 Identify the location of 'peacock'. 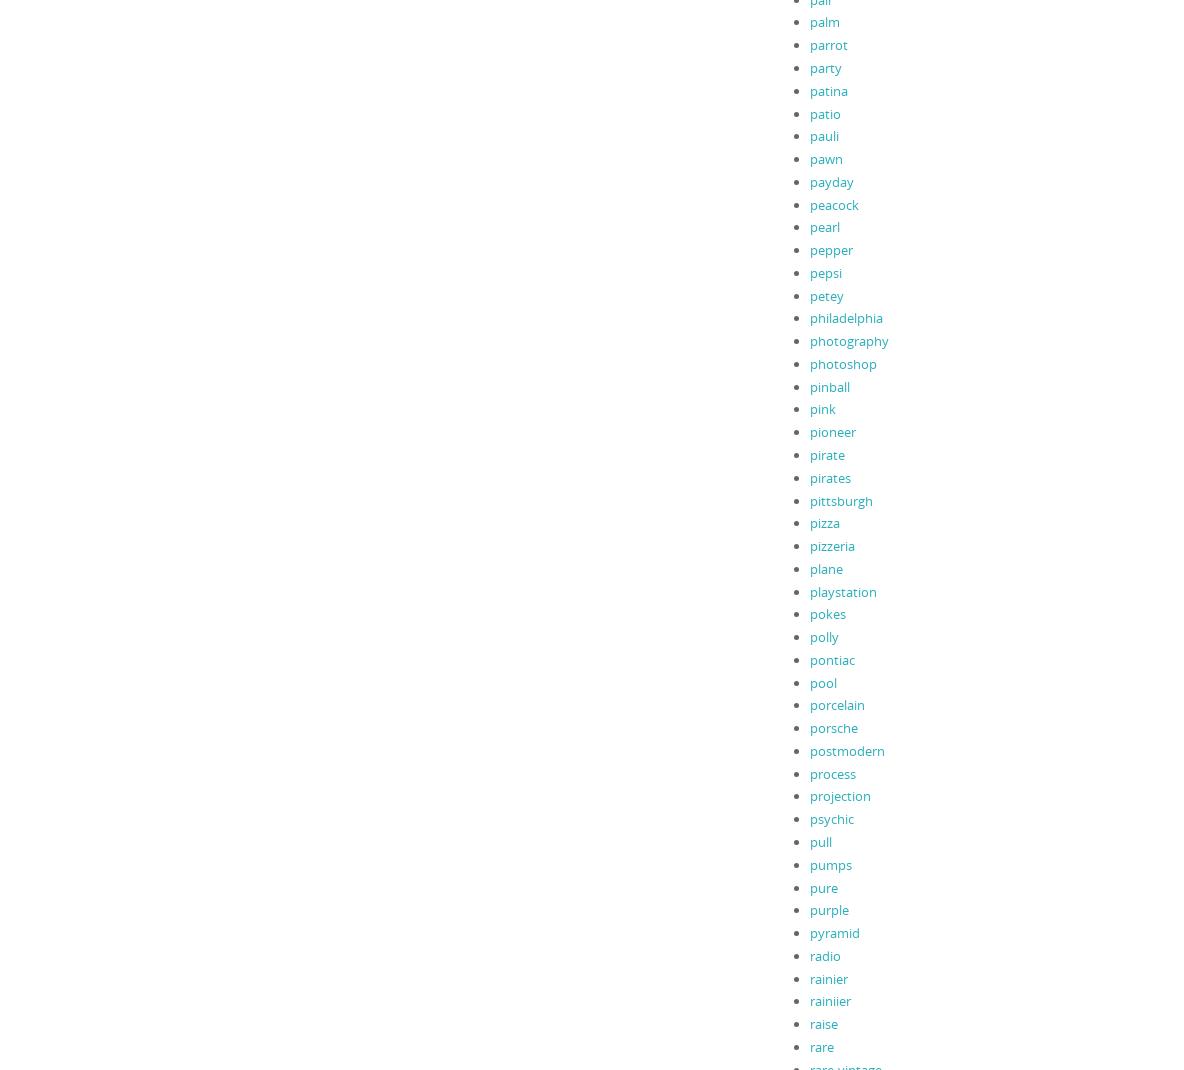
(808, 203).